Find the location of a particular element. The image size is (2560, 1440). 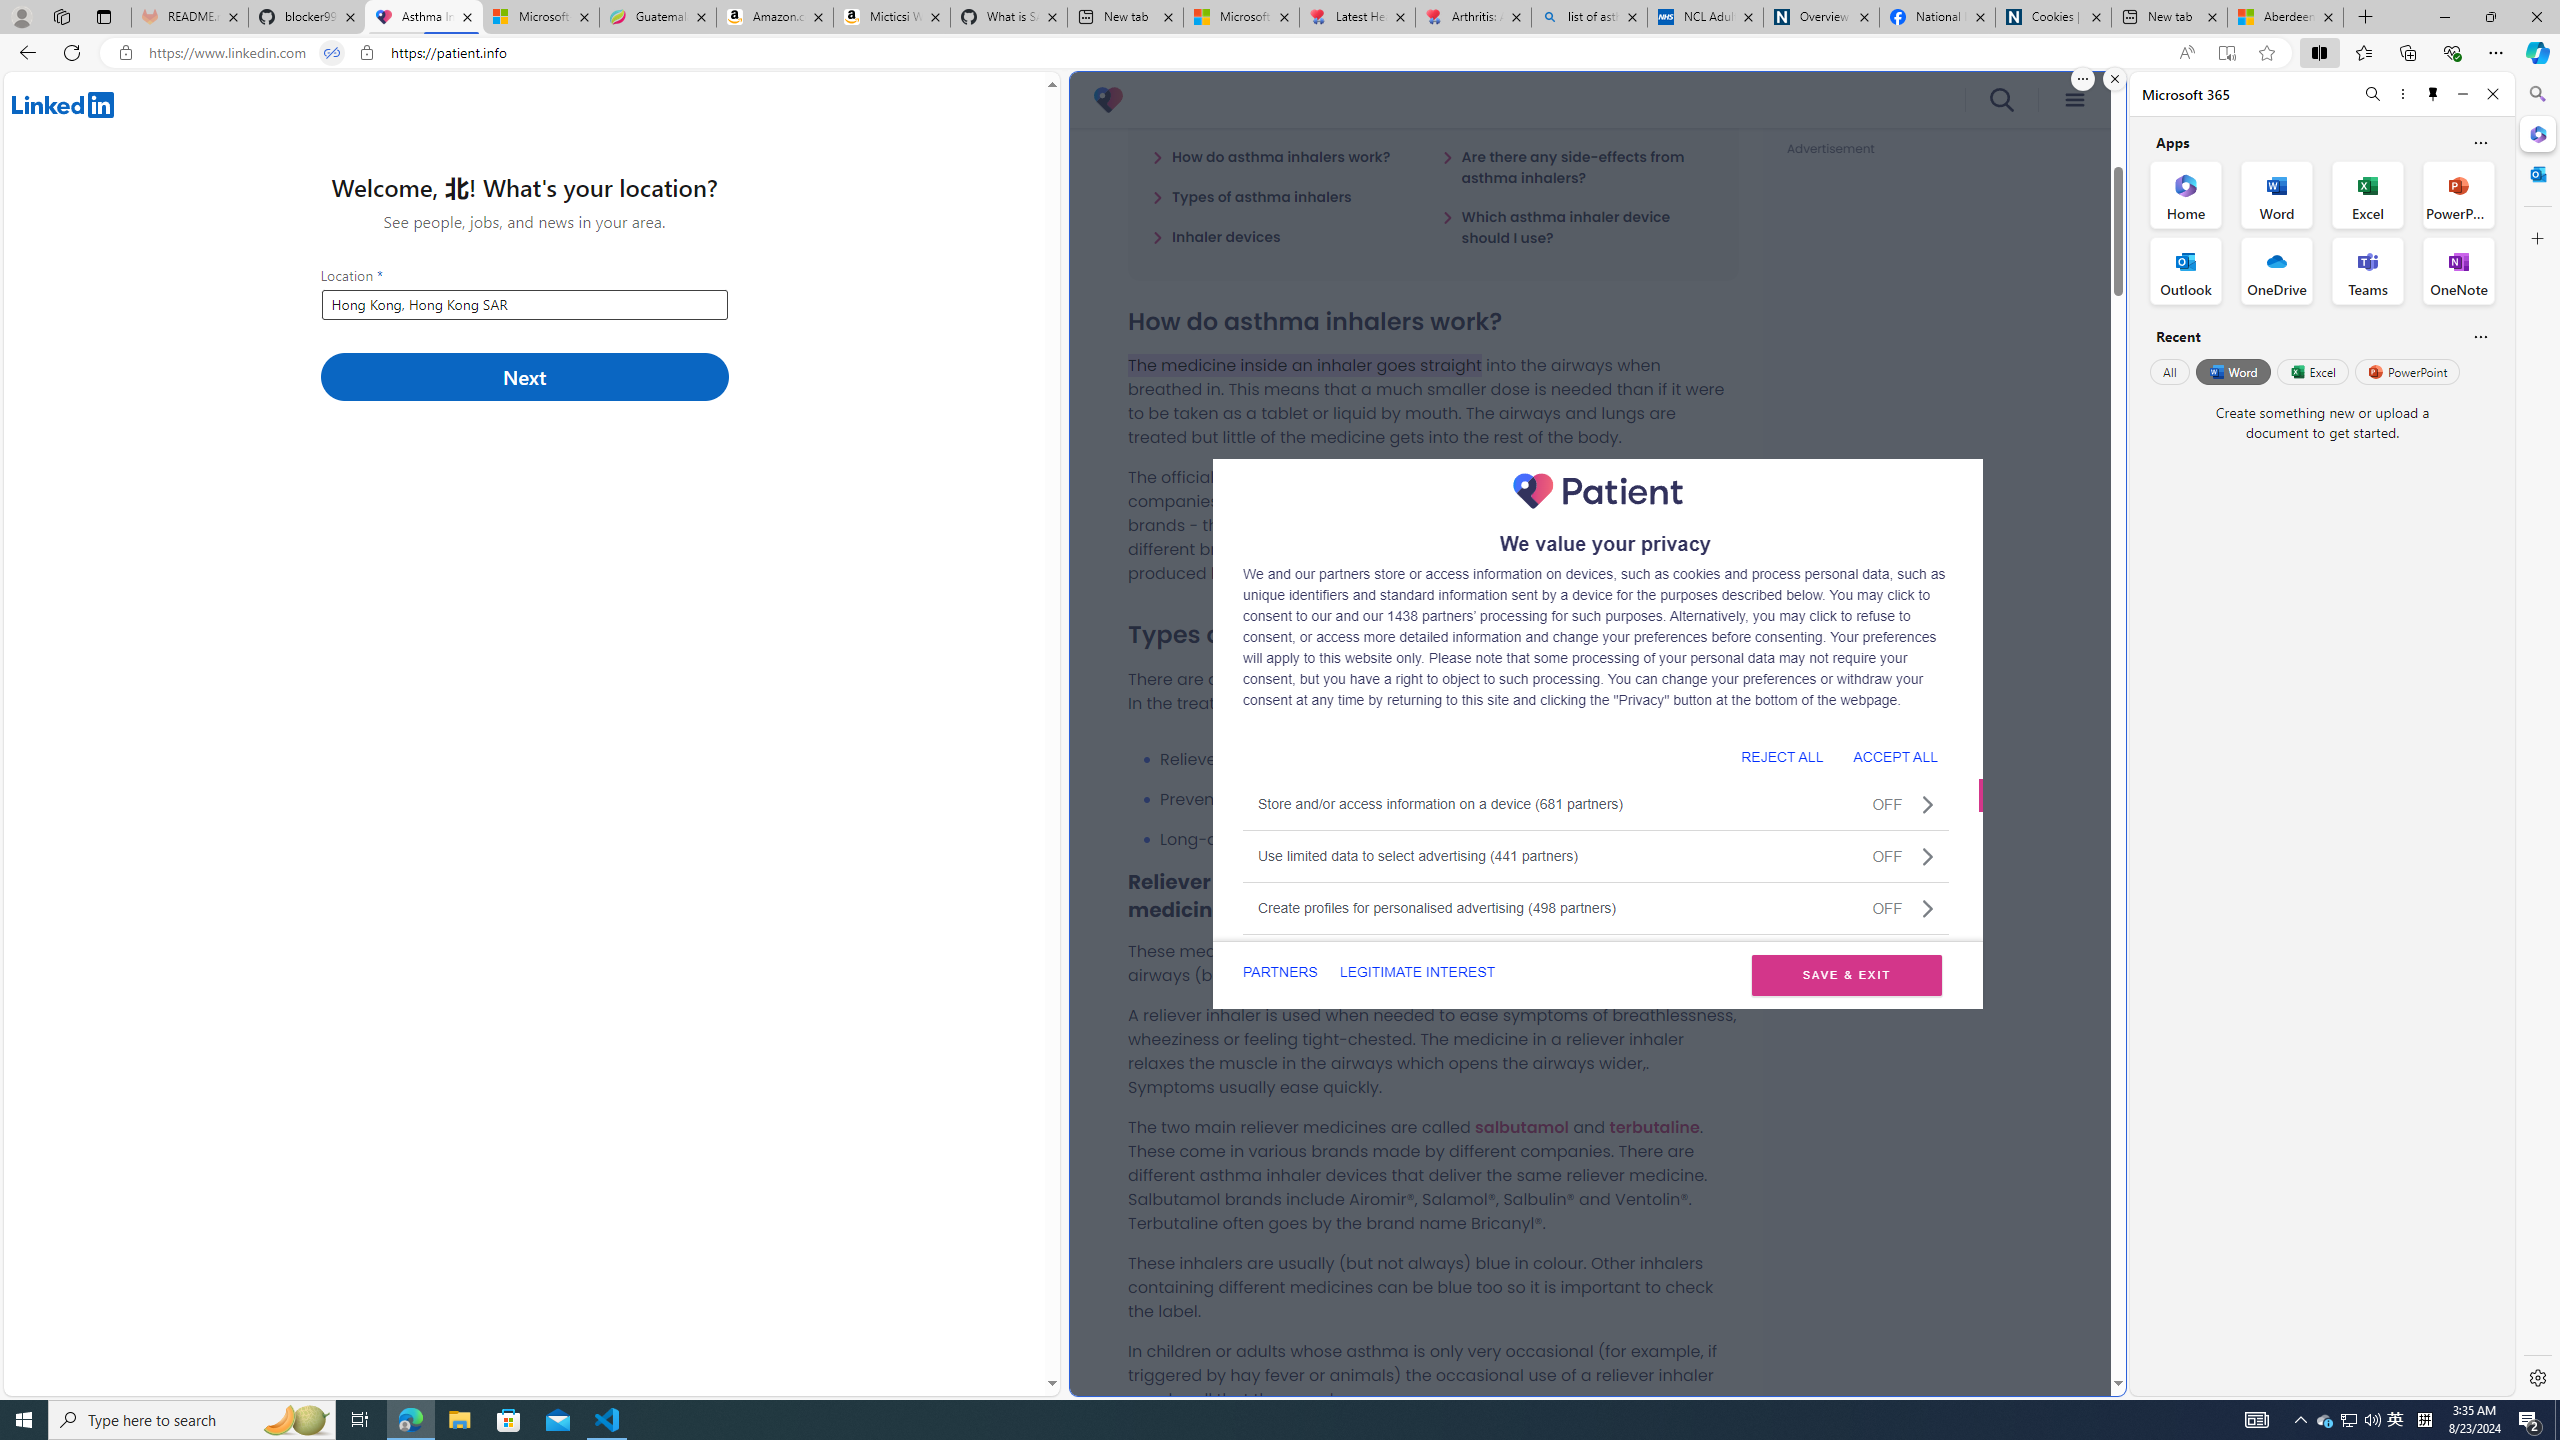

'Tabs in split screen' is located at coordinates (331, 53).